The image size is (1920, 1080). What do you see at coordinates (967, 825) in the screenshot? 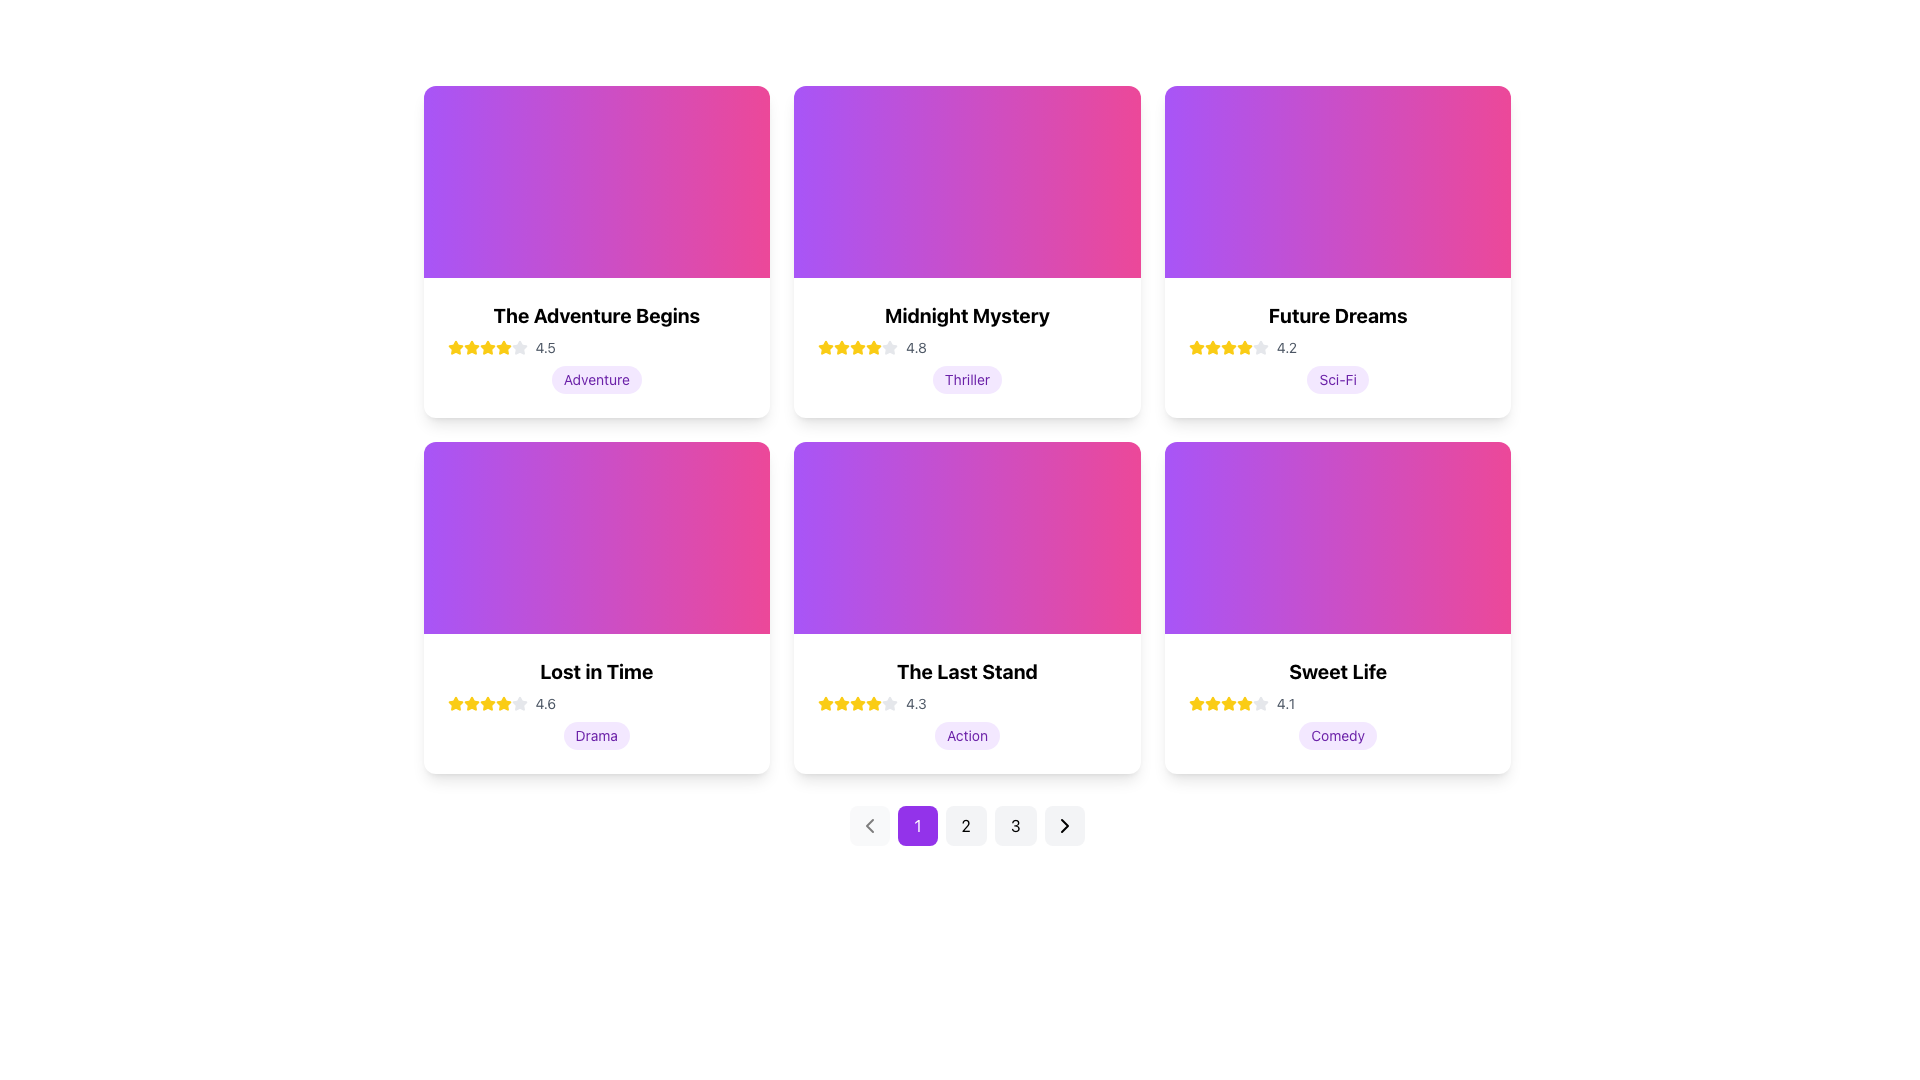
I see `the button labeled '2' in the bottom navigation bar` at bounding box center [967, 825].